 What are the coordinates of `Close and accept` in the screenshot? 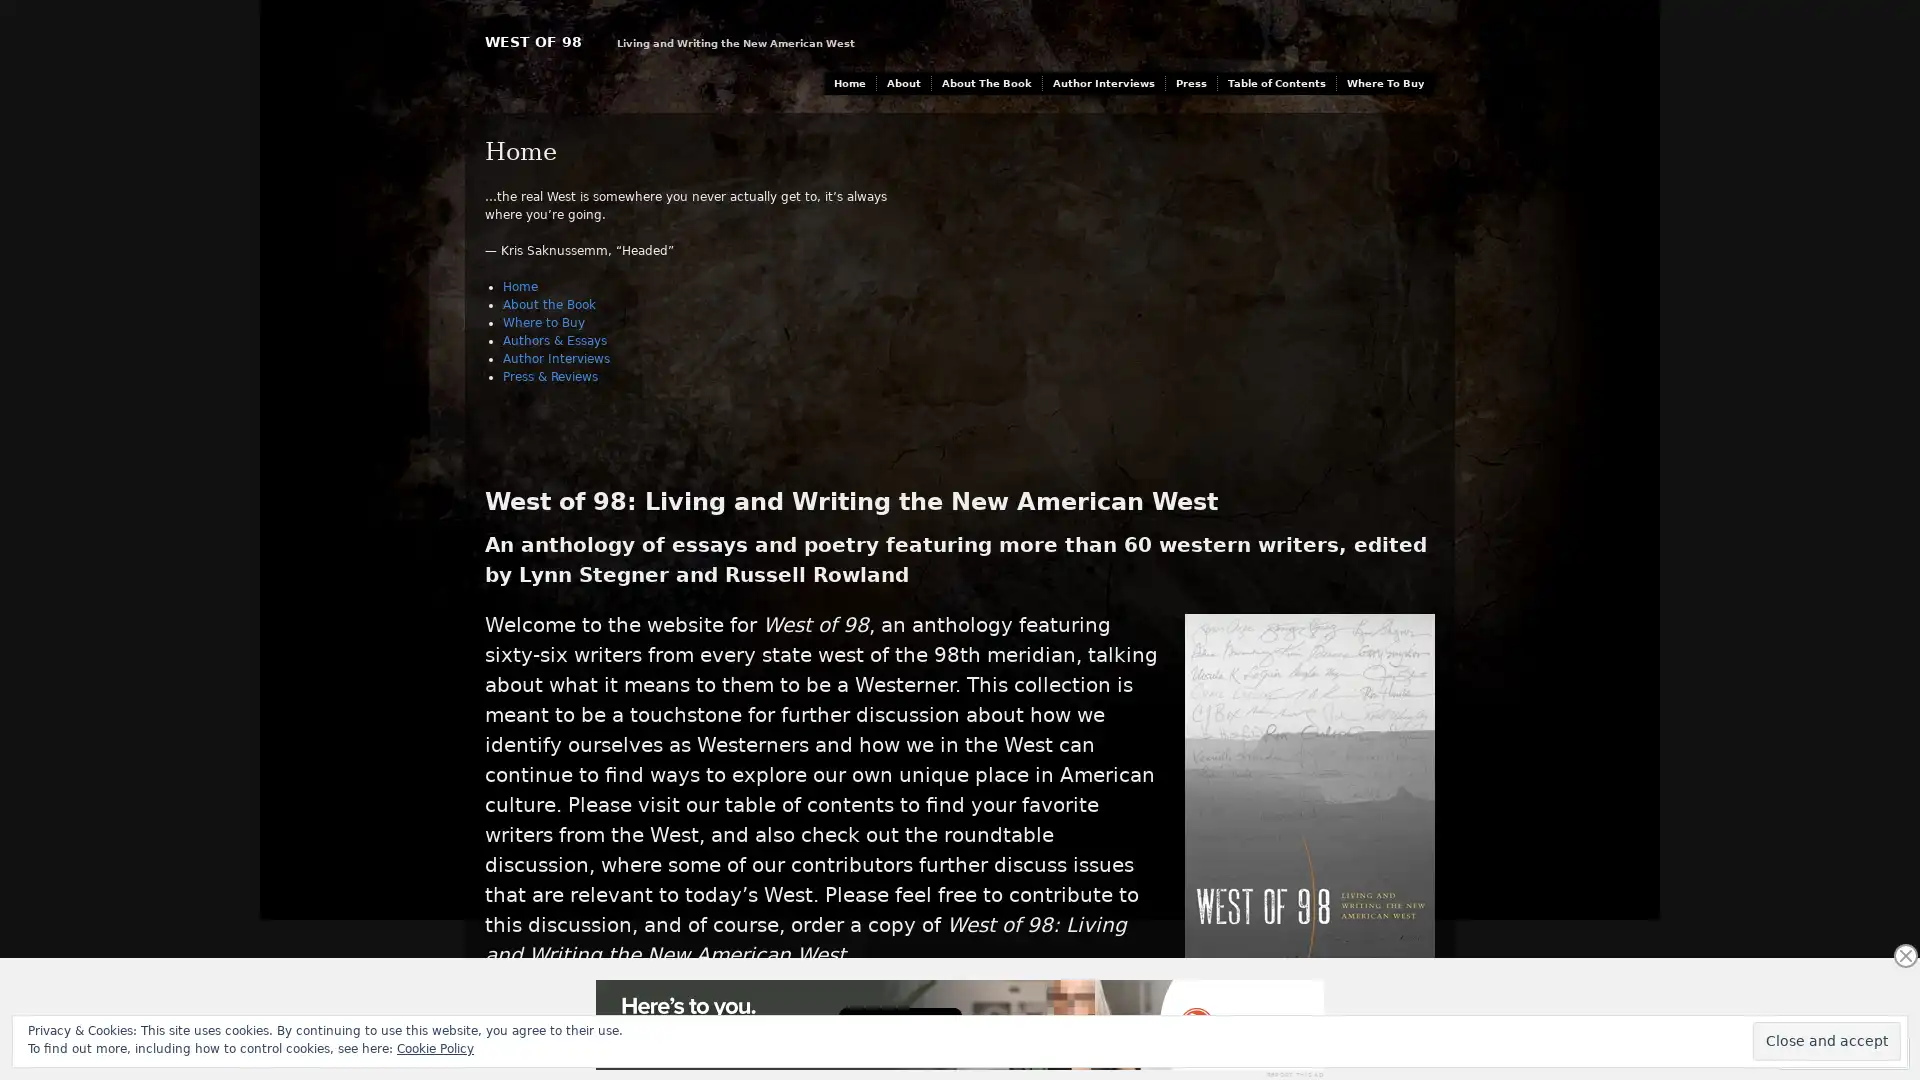 It's located at (1827, 1040).